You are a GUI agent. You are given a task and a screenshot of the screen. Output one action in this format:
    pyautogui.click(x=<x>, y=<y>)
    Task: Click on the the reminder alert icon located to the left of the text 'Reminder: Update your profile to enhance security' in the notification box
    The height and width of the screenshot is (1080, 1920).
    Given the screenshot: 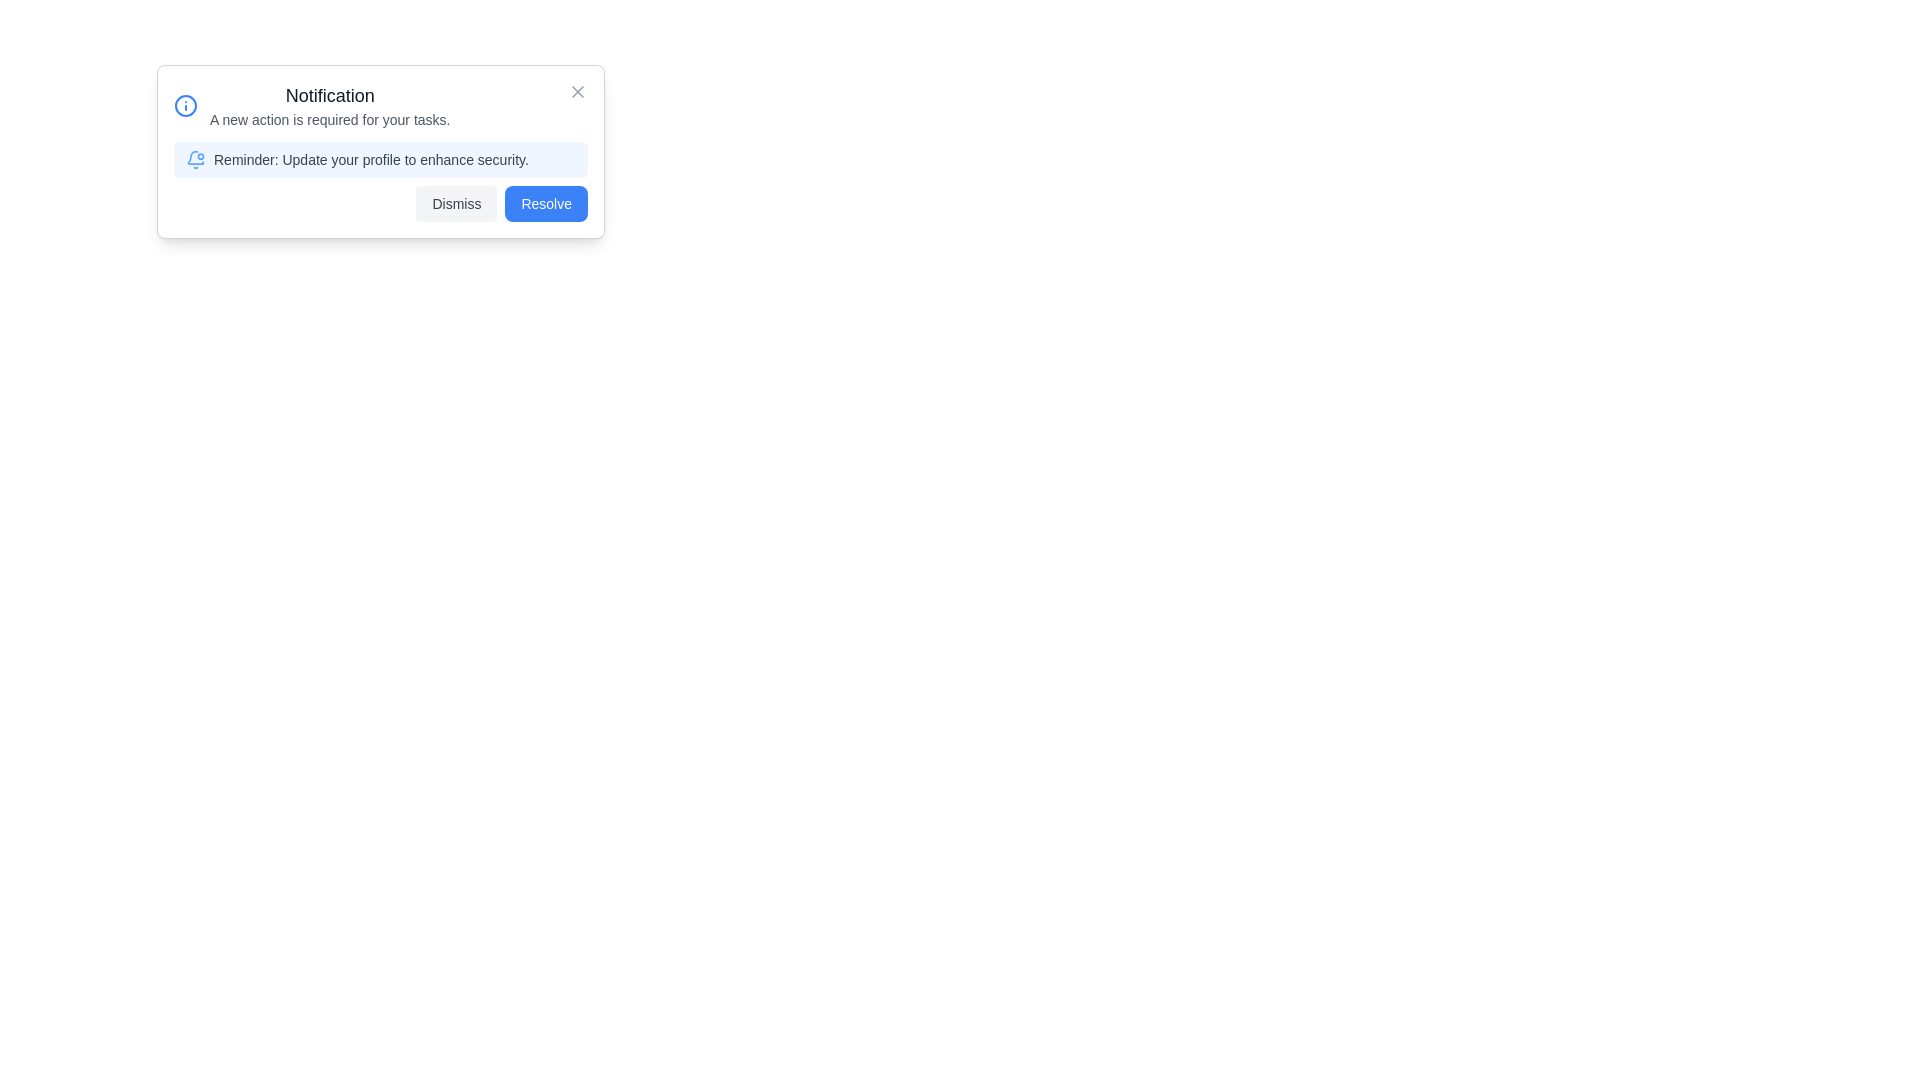 What is the action you would take?
    pyautogui.click(x=196, y=158)
    